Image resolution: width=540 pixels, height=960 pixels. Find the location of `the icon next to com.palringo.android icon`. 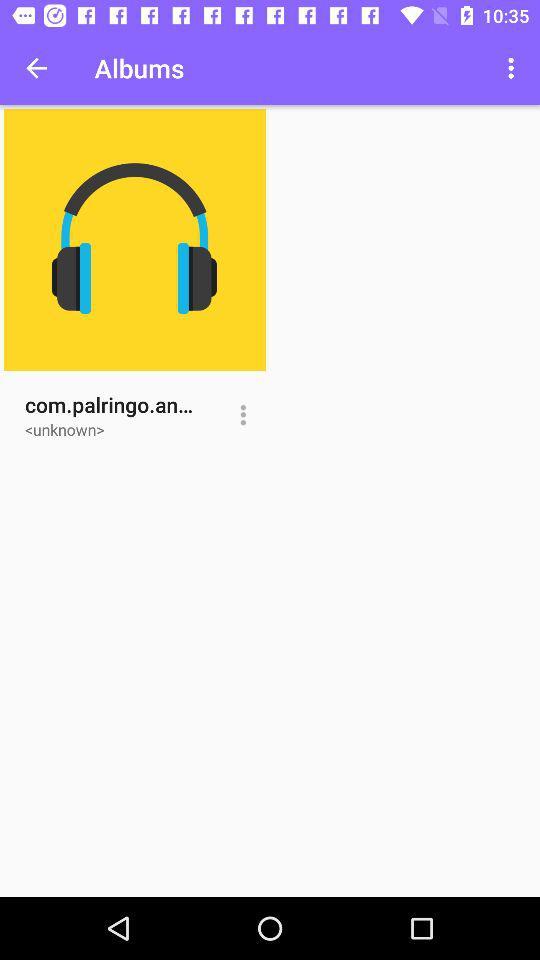

the icon next to com.palringo.android icon is located at coordinates (243, 414).